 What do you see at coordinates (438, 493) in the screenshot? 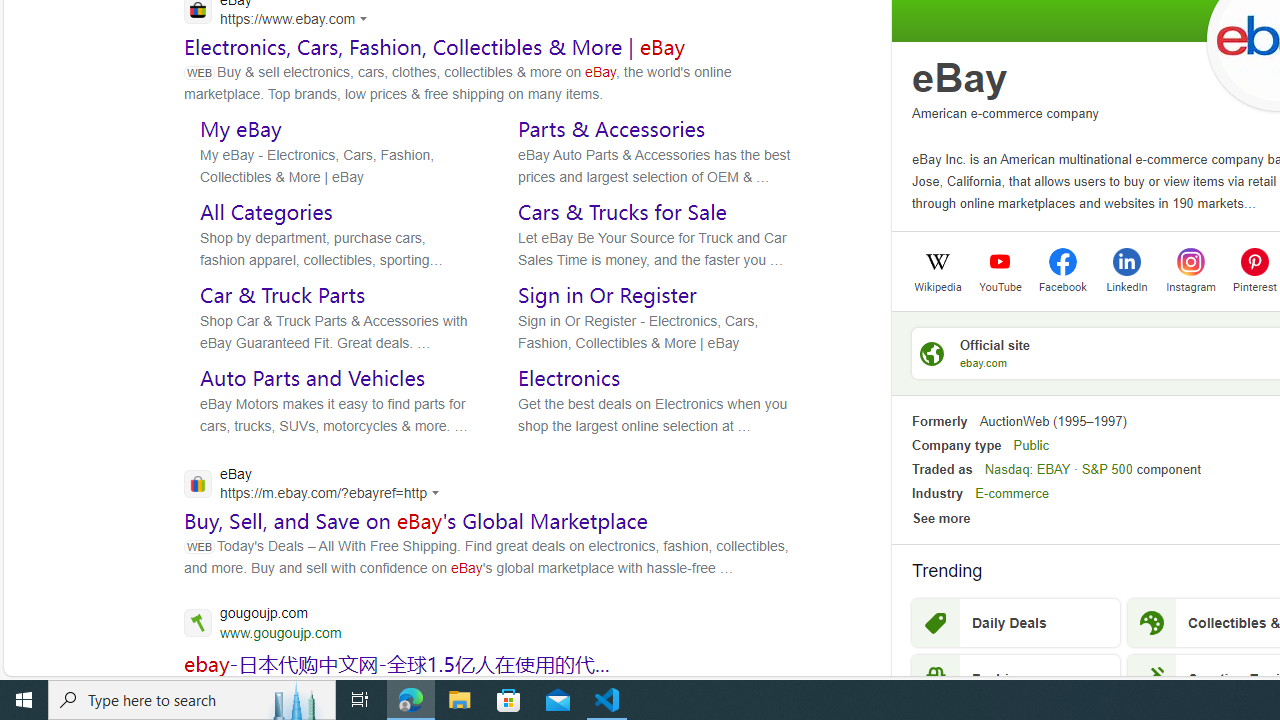
I see `'Actions for this site'` at bounding box center [438, 493].